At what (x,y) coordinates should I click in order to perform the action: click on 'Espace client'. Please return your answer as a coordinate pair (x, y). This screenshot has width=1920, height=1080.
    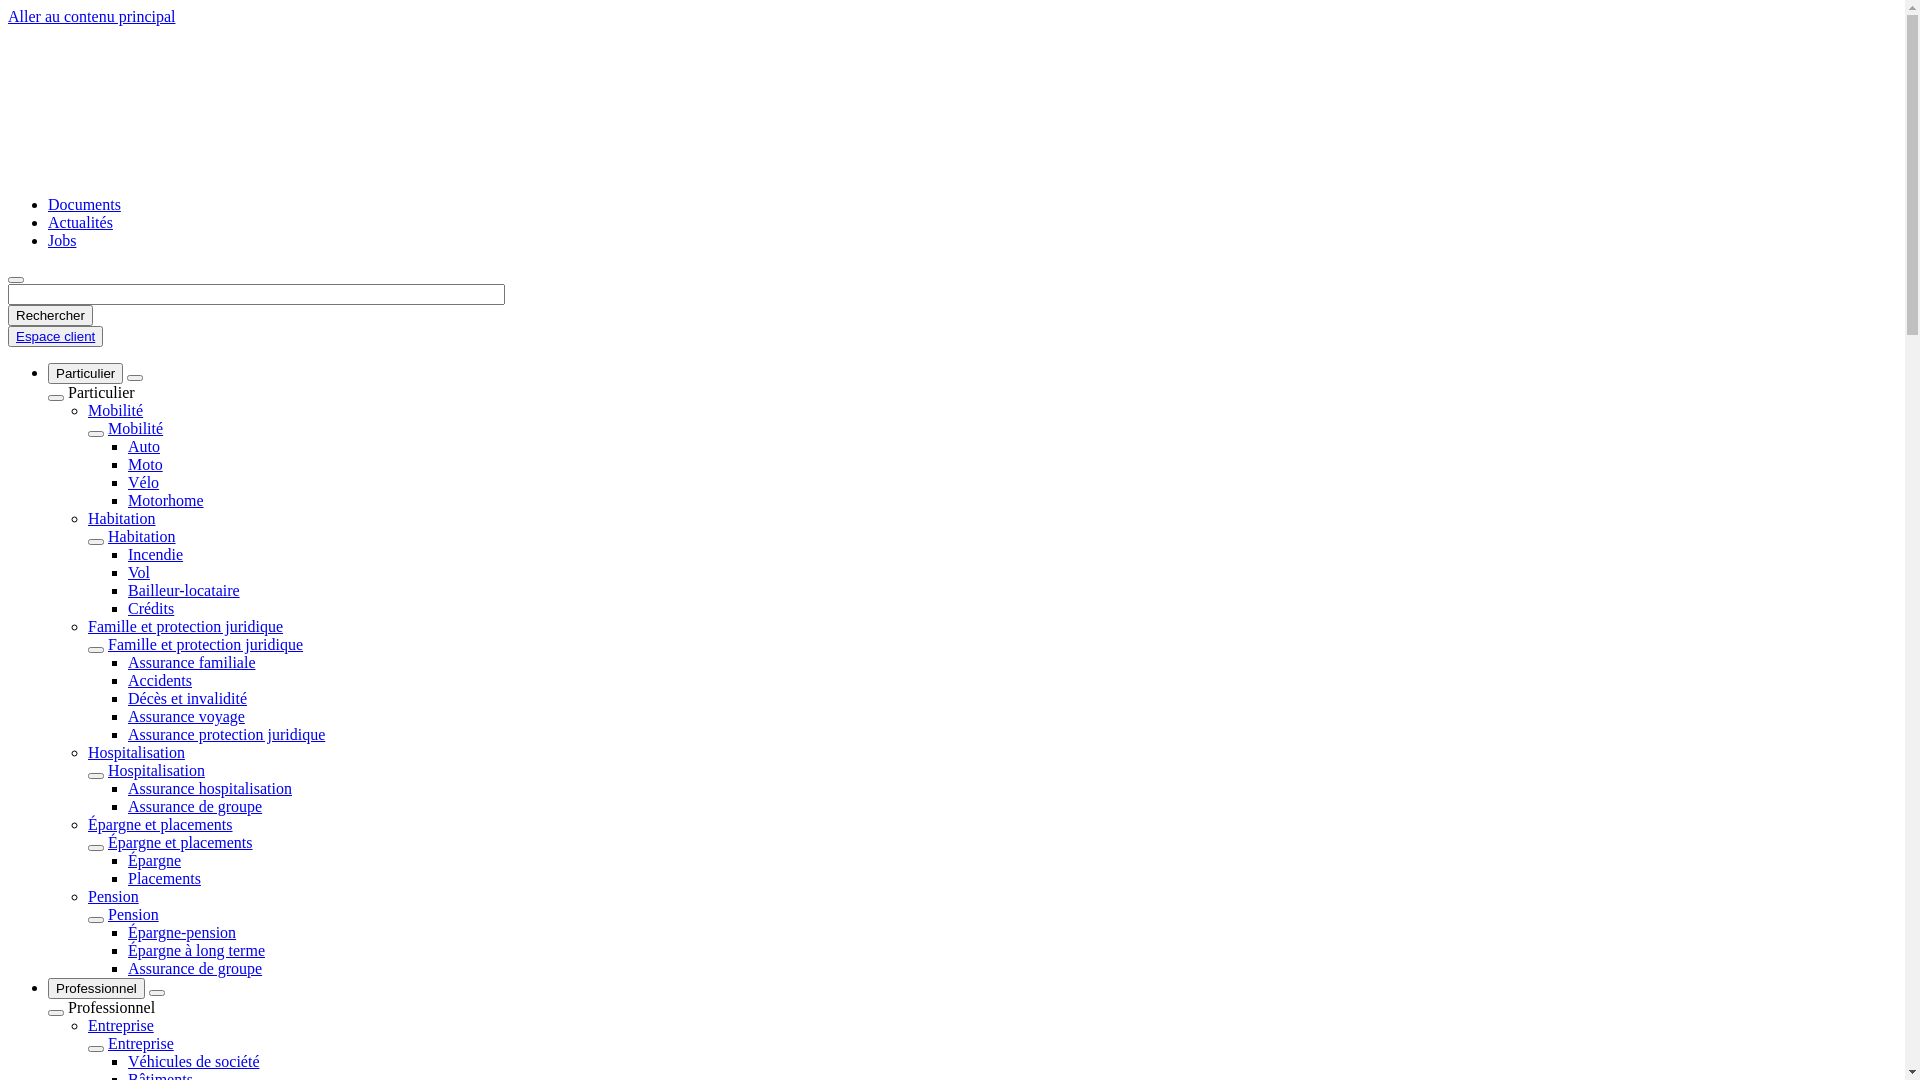
    Looking at the image, I should click on (55, 335).